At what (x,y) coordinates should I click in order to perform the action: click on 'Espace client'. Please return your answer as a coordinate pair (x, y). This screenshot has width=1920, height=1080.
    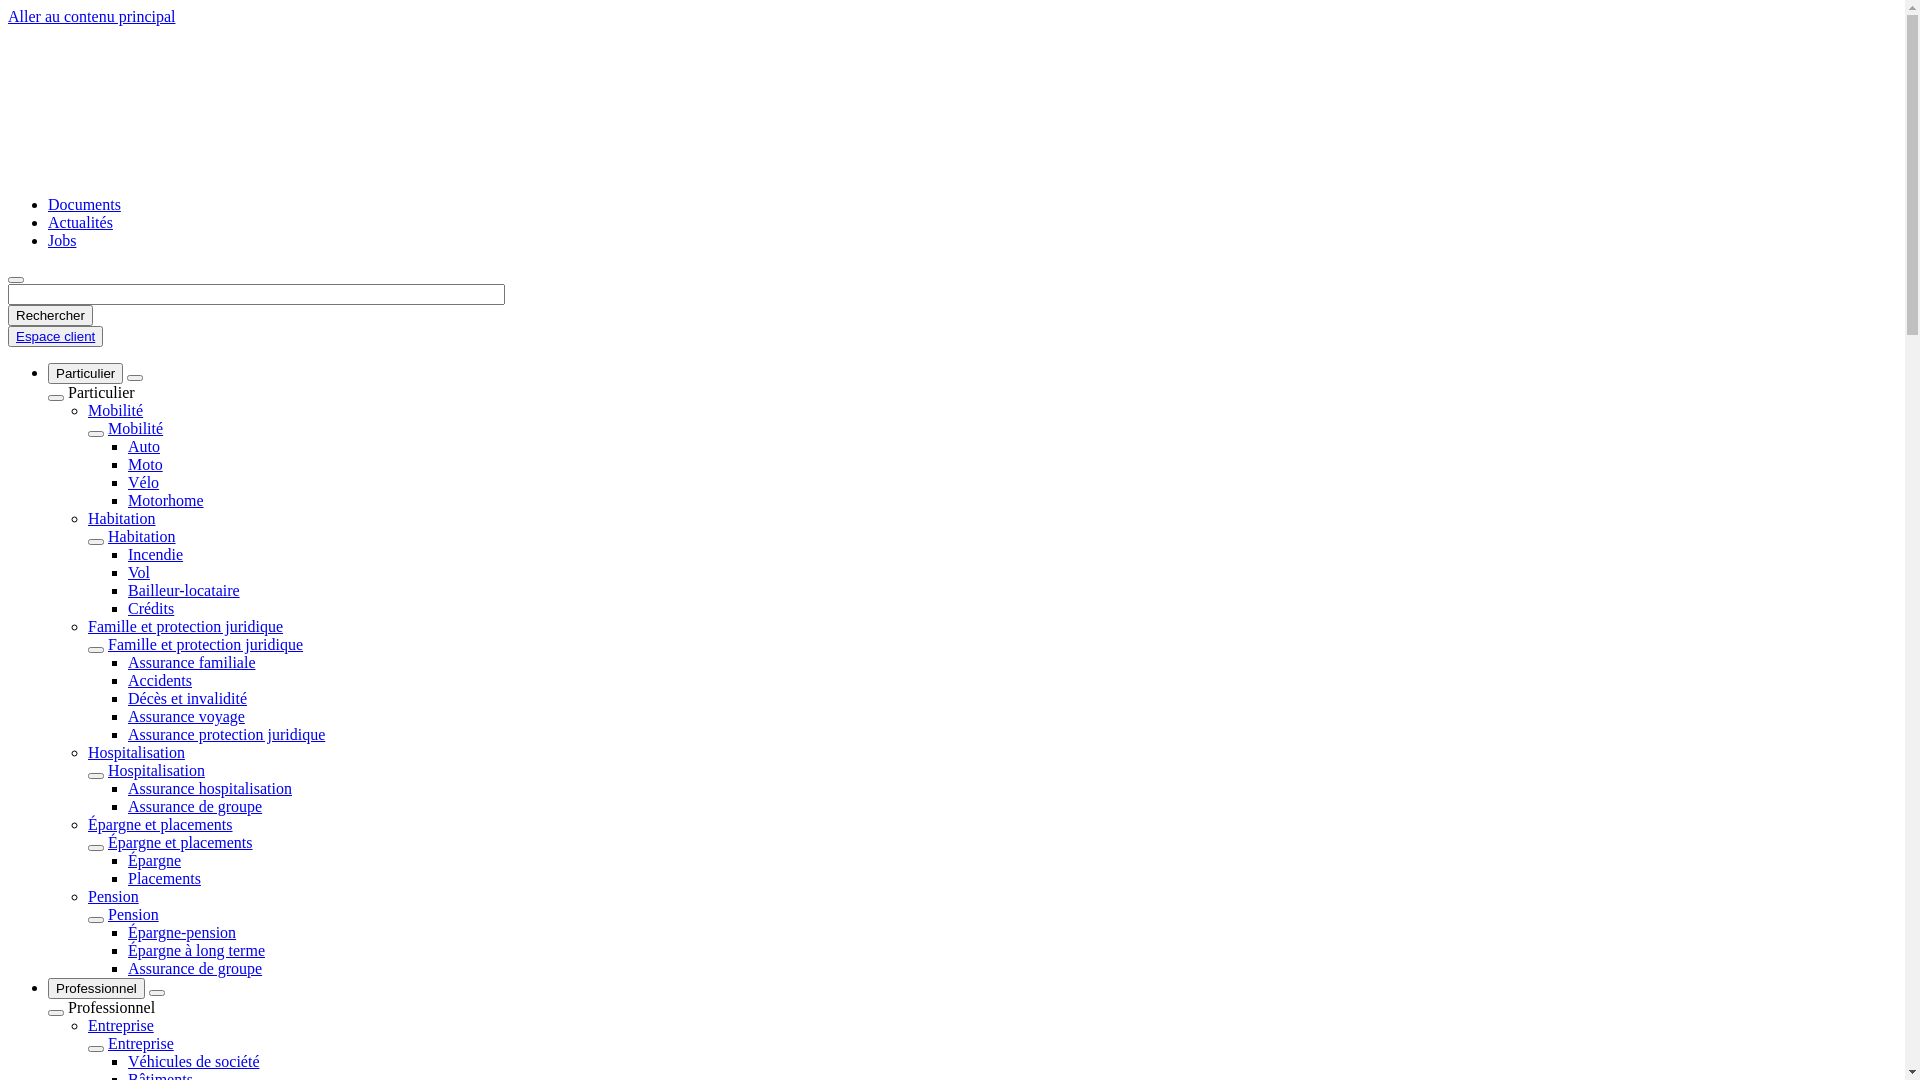
    Looking at the image, I should click on (55, 335).